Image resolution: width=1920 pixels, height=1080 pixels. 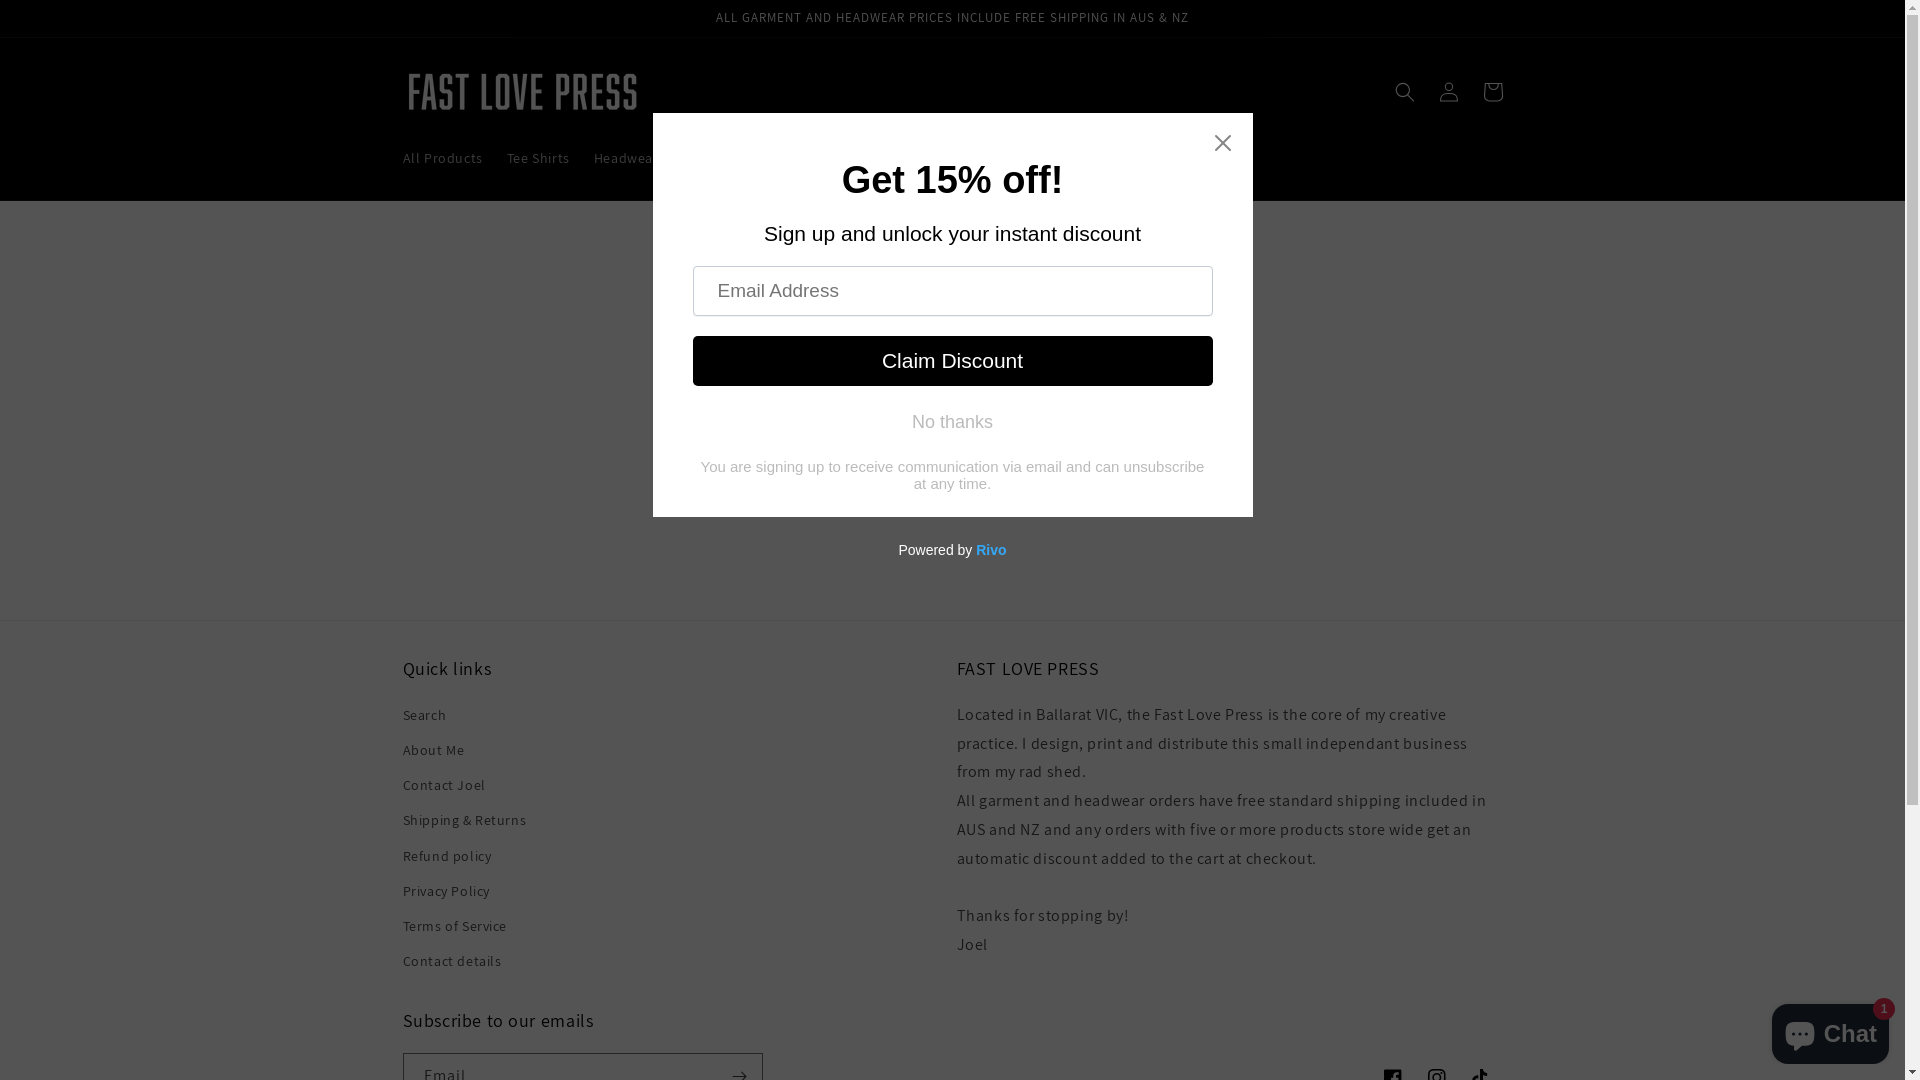 What do you see at coordinates (401, 960) in the screenshot?
I see `'Contact details'` at bounding box center [401, 960].